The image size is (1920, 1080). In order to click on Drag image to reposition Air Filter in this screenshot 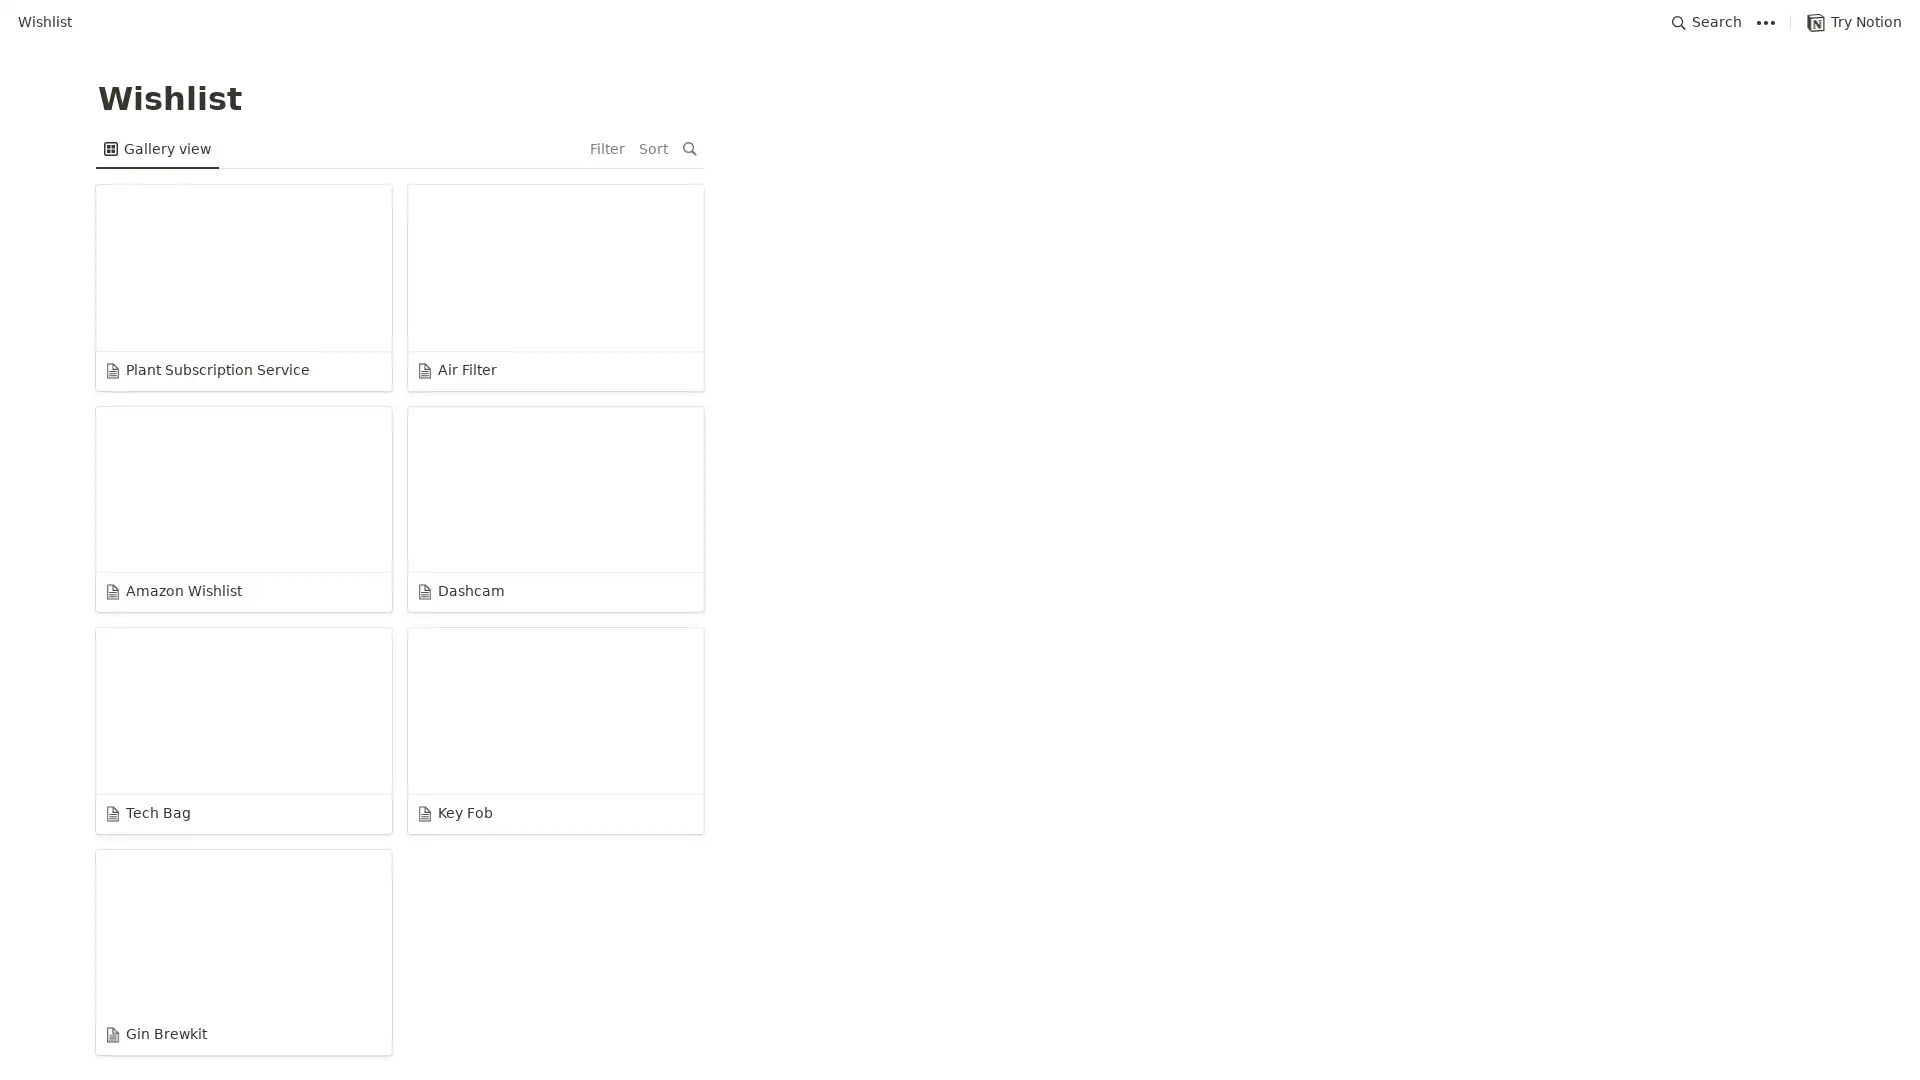, I will do `click(523, 296)`.